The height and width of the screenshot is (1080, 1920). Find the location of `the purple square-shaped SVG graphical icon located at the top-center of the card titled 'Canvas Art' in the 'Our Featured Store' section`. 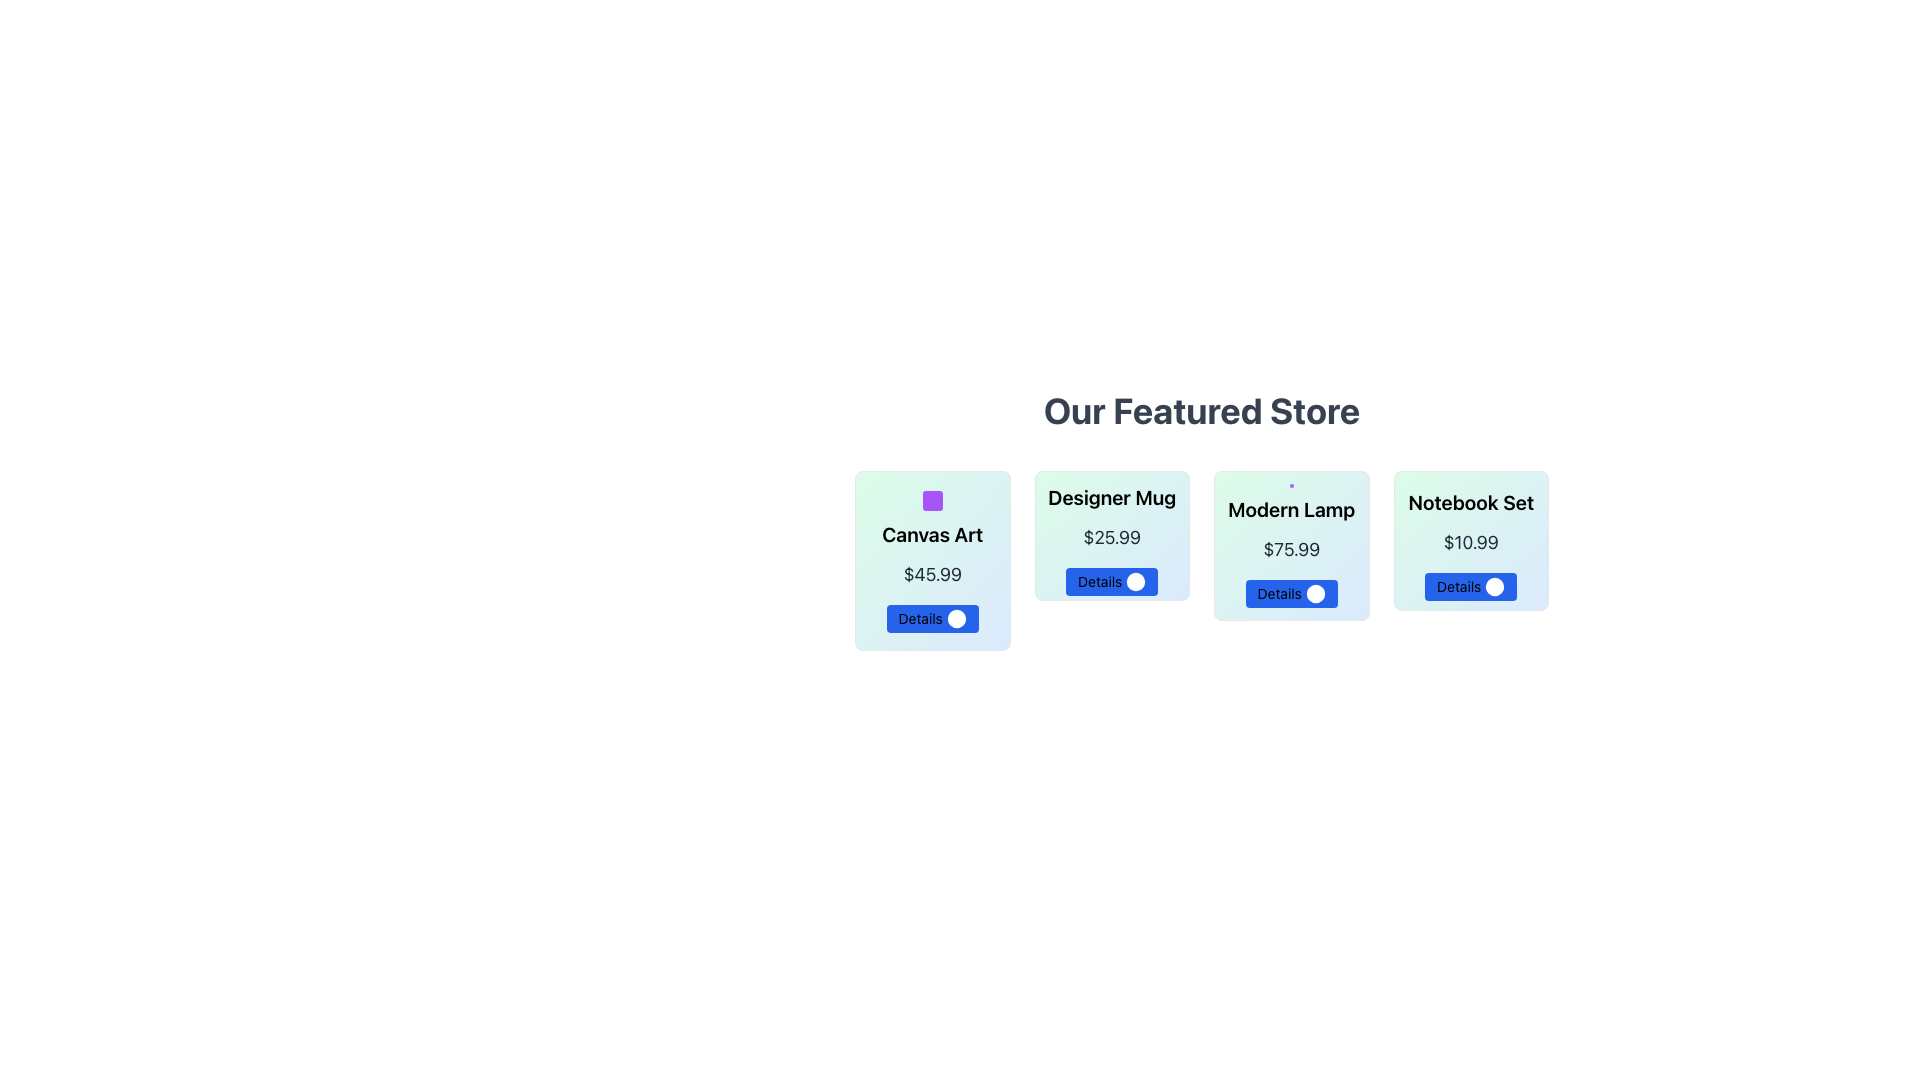

the purple square-shaped SVG graphical icon located at the top-center of the card titled 'Canvas Art' in the 'Our Featured Store' section is located at coordinates (931, 500).